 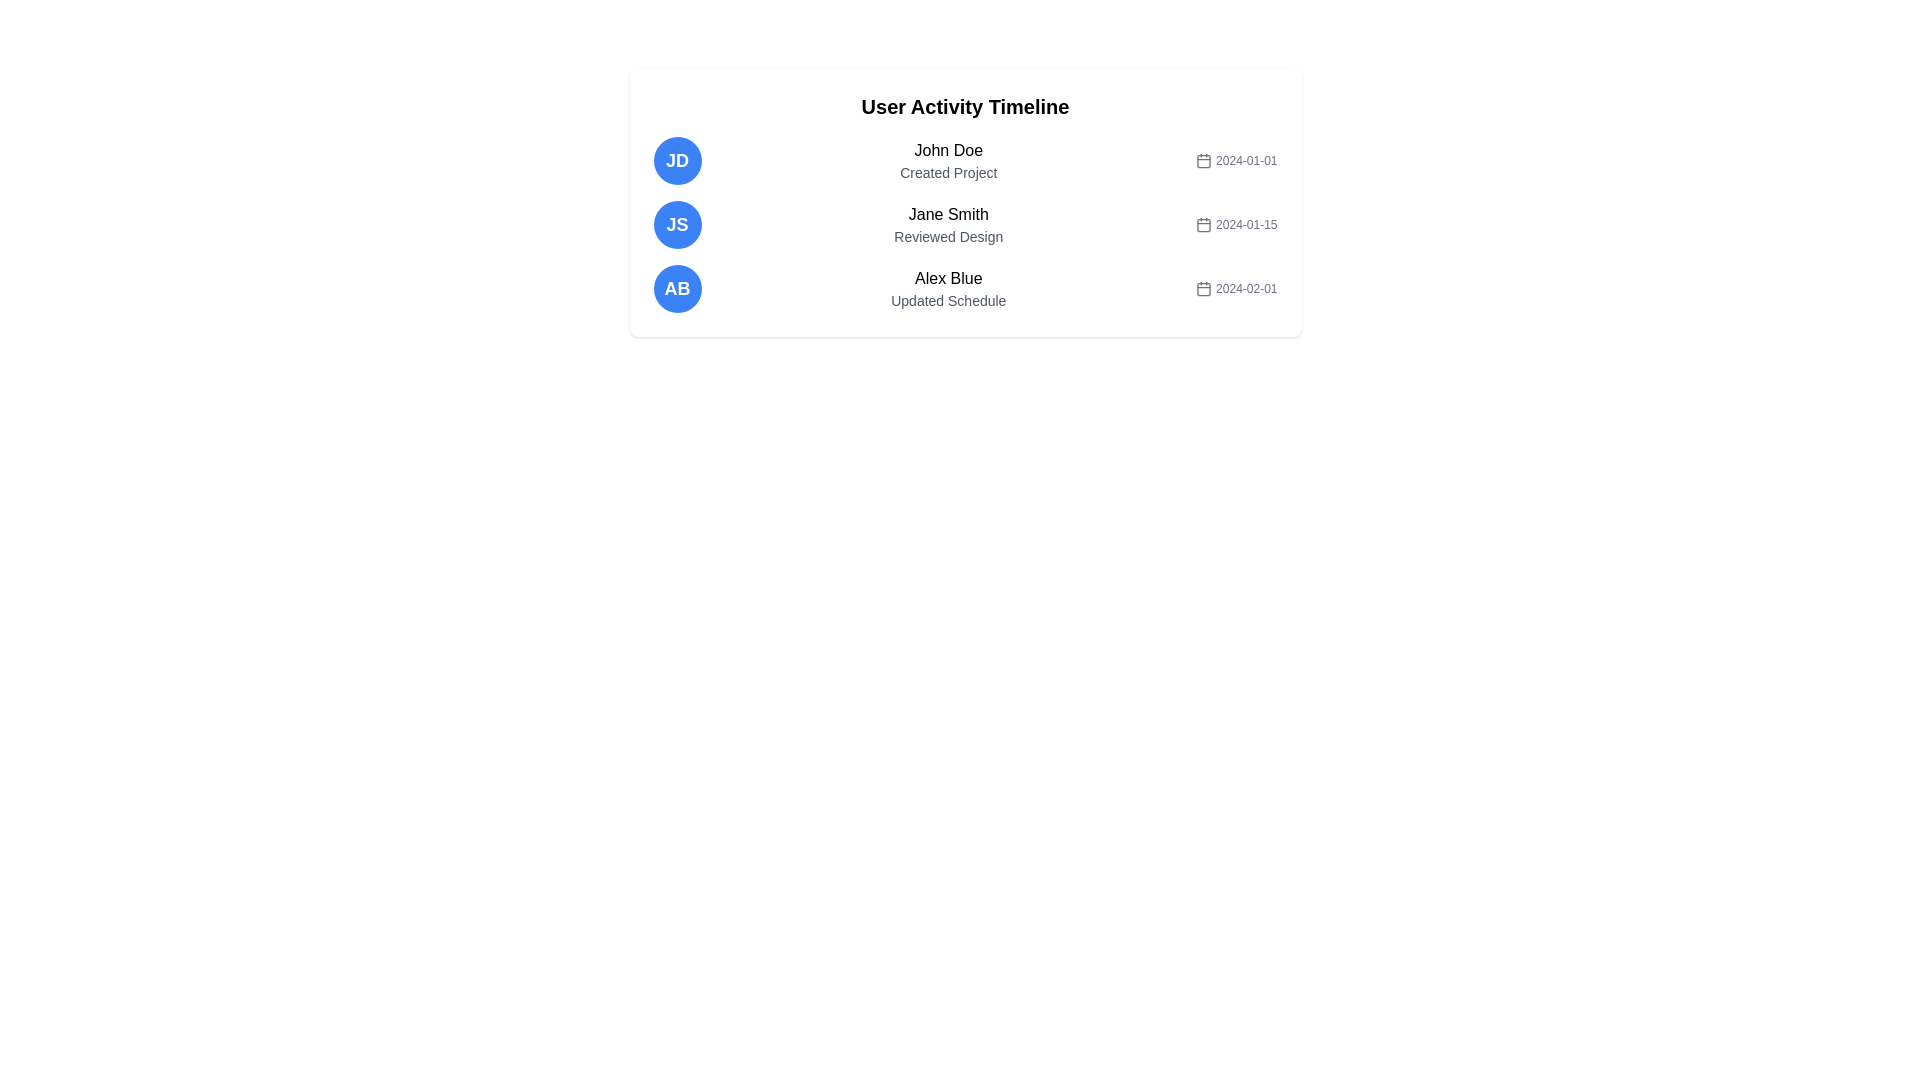 What do you see at coordinates (1203, 290) in the screenshot?
I see `the calendar icon located next to the date text '2024-02-01' in the third row of the timeline interface` at bounding box center [1203, 290].